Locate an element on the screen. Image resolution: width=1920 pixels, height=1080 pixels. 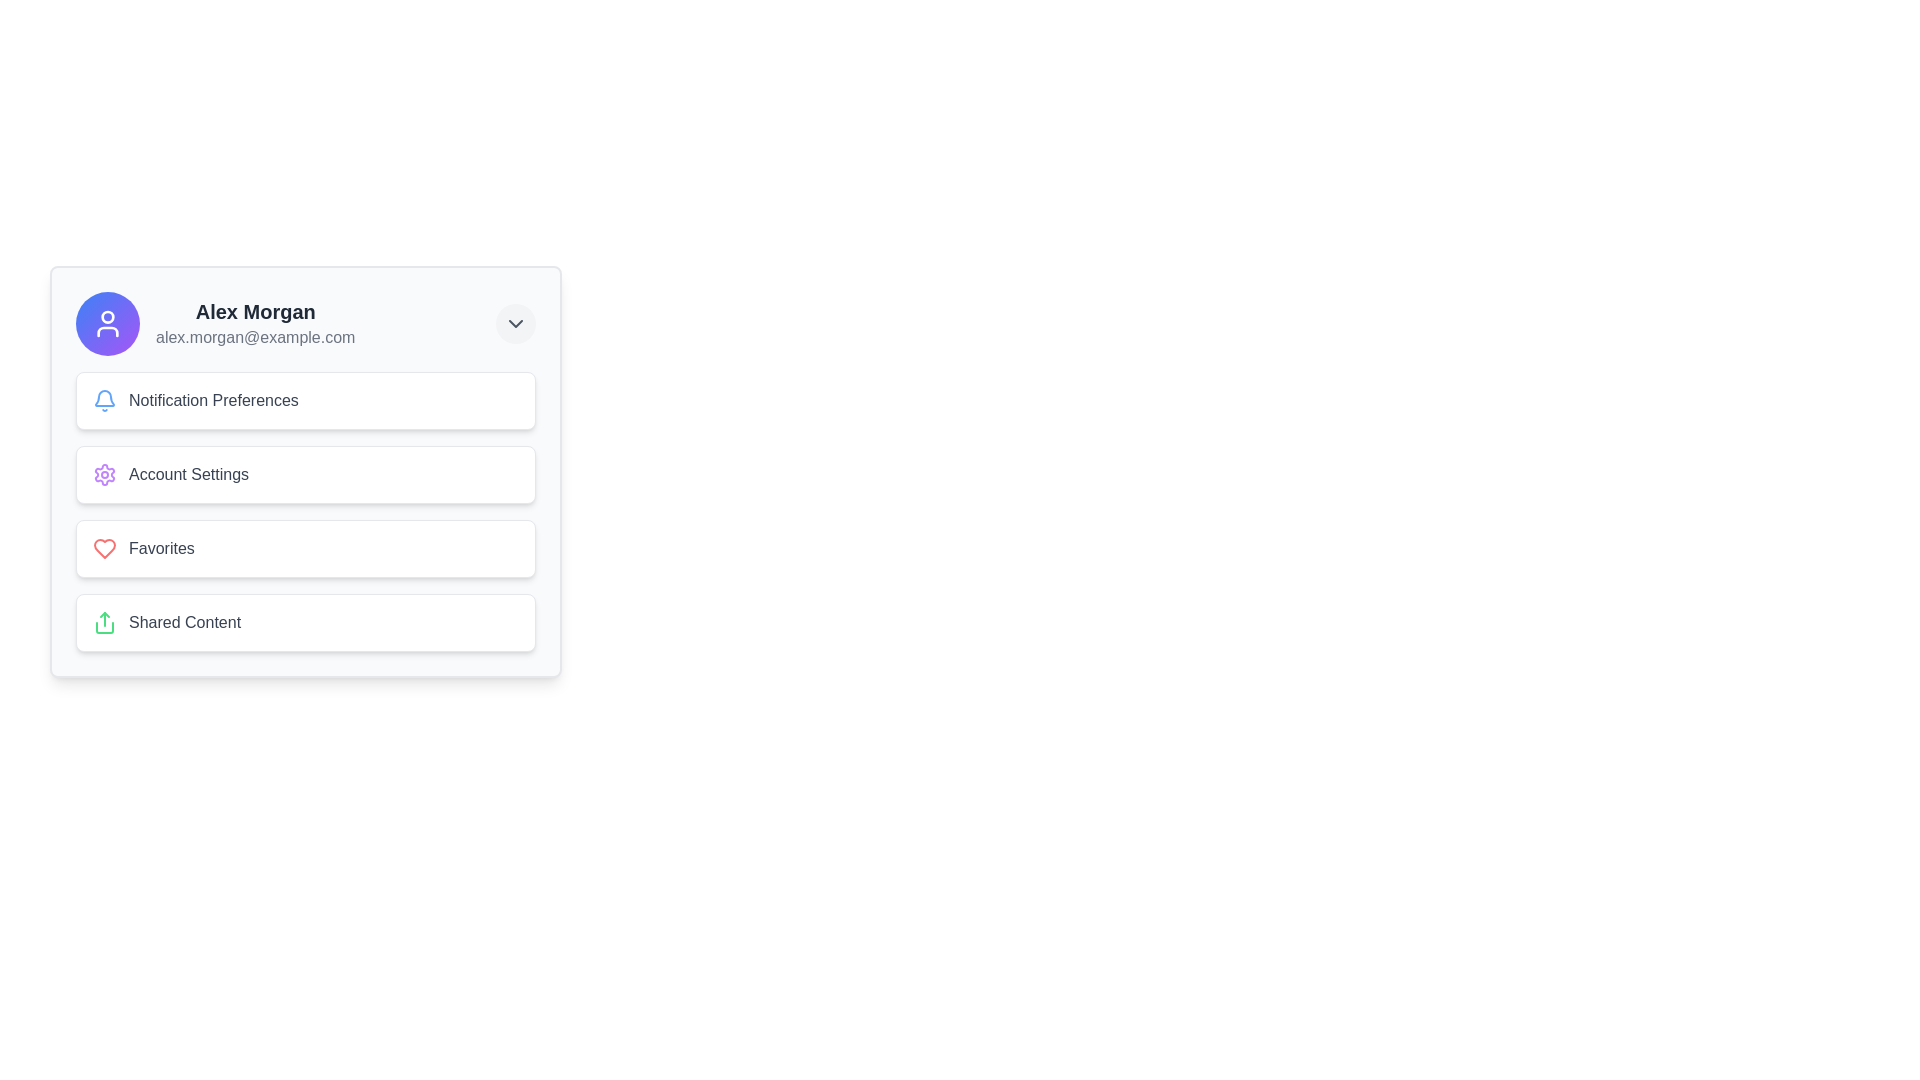
the bell icon representing 'Notification Preferences' located to the left of the text in the settings menu is located at coordinates (104, 401).